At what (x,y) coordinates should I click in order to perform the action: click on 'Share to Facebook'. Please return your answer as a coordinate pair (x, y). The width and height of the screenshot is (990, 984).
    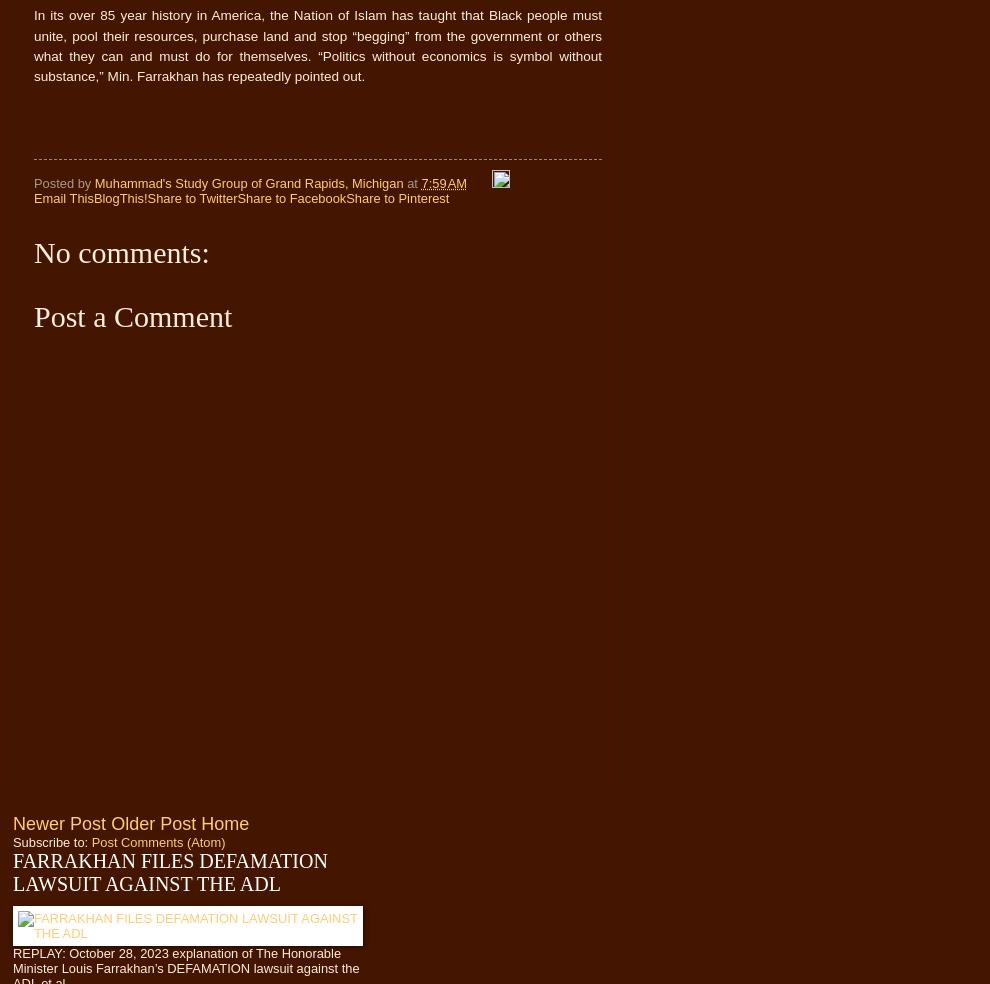
    Looking at the image, I should click on (291, 198).